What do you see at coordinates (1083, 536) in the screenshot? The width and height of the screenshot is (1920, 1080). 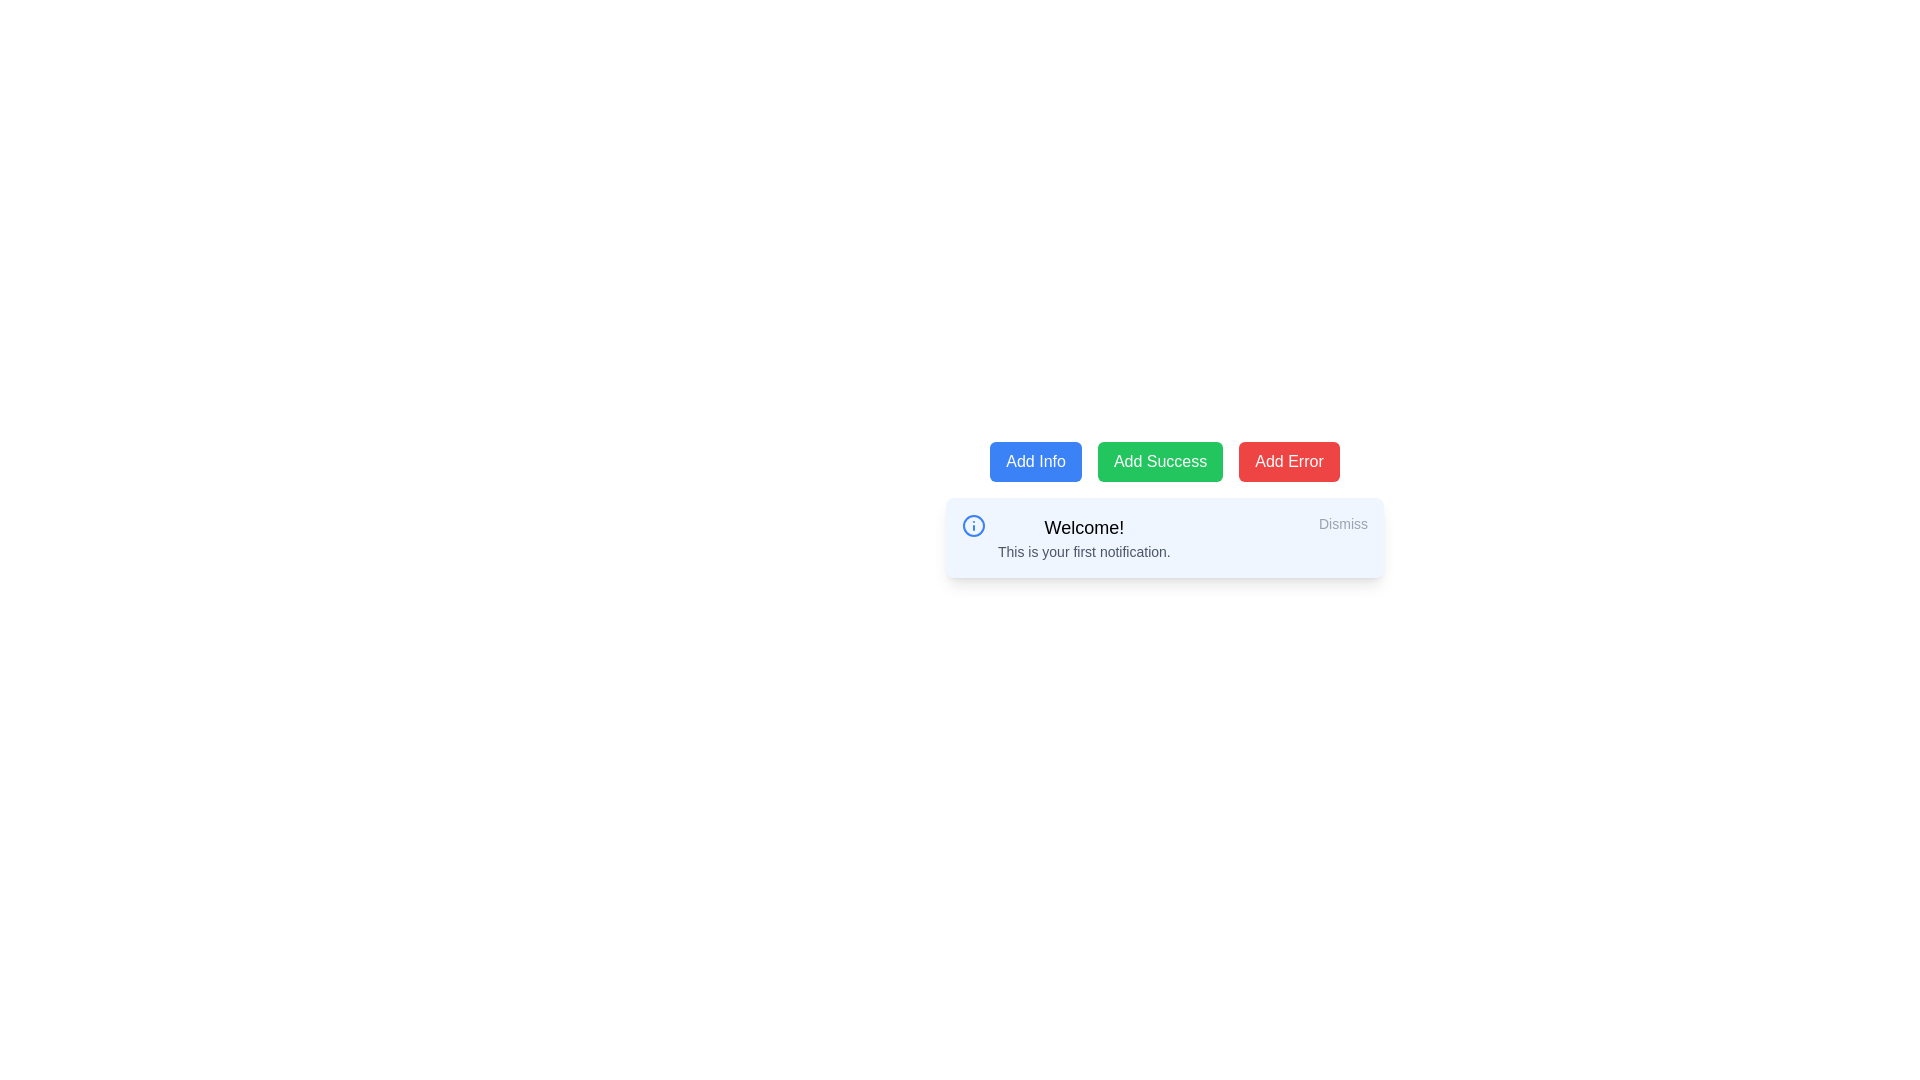 I see `the text block that displays the title 'Welcome!' and the subtitle 'This is your first notification.'` at bounding box center [1083, 536].